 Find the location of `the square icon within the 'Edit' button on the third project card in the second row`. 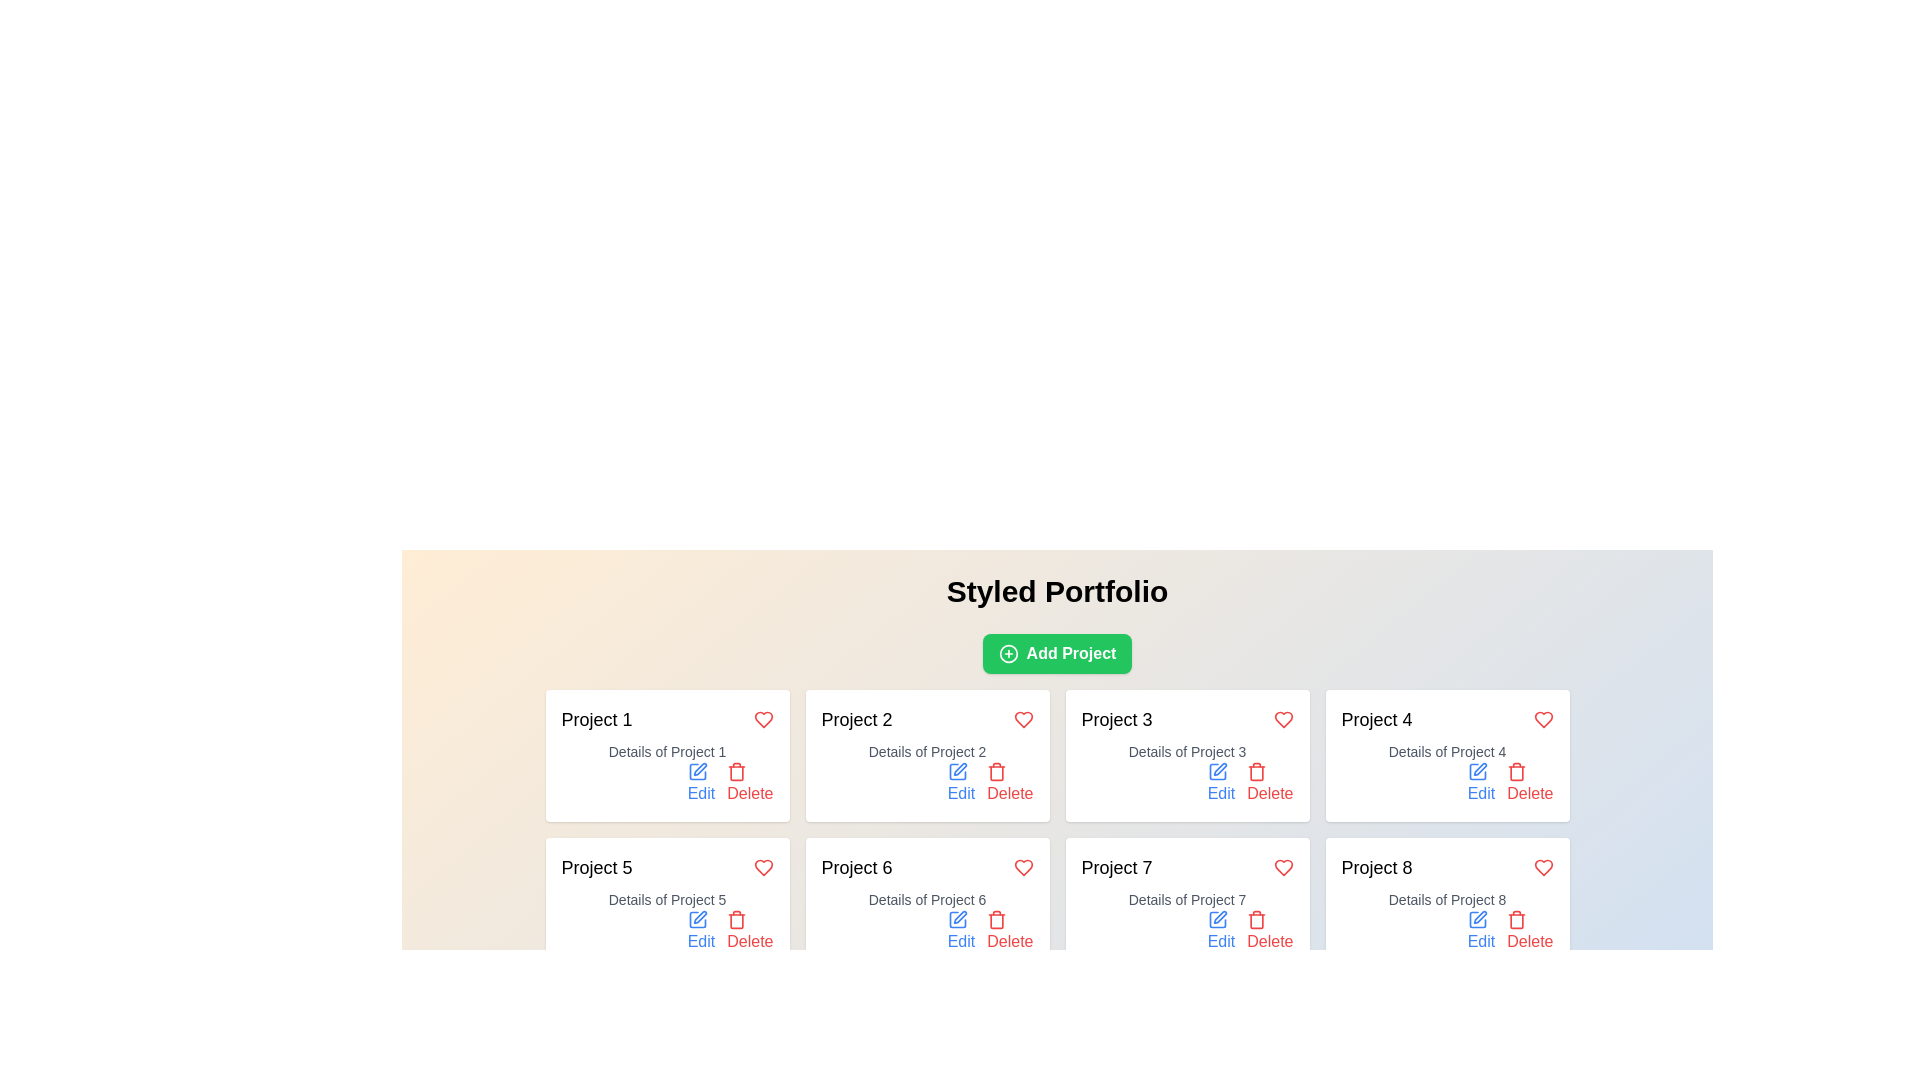

the square icon within the 'Edit' button on the third project card in the second row is located at coordinates (1216, 770).